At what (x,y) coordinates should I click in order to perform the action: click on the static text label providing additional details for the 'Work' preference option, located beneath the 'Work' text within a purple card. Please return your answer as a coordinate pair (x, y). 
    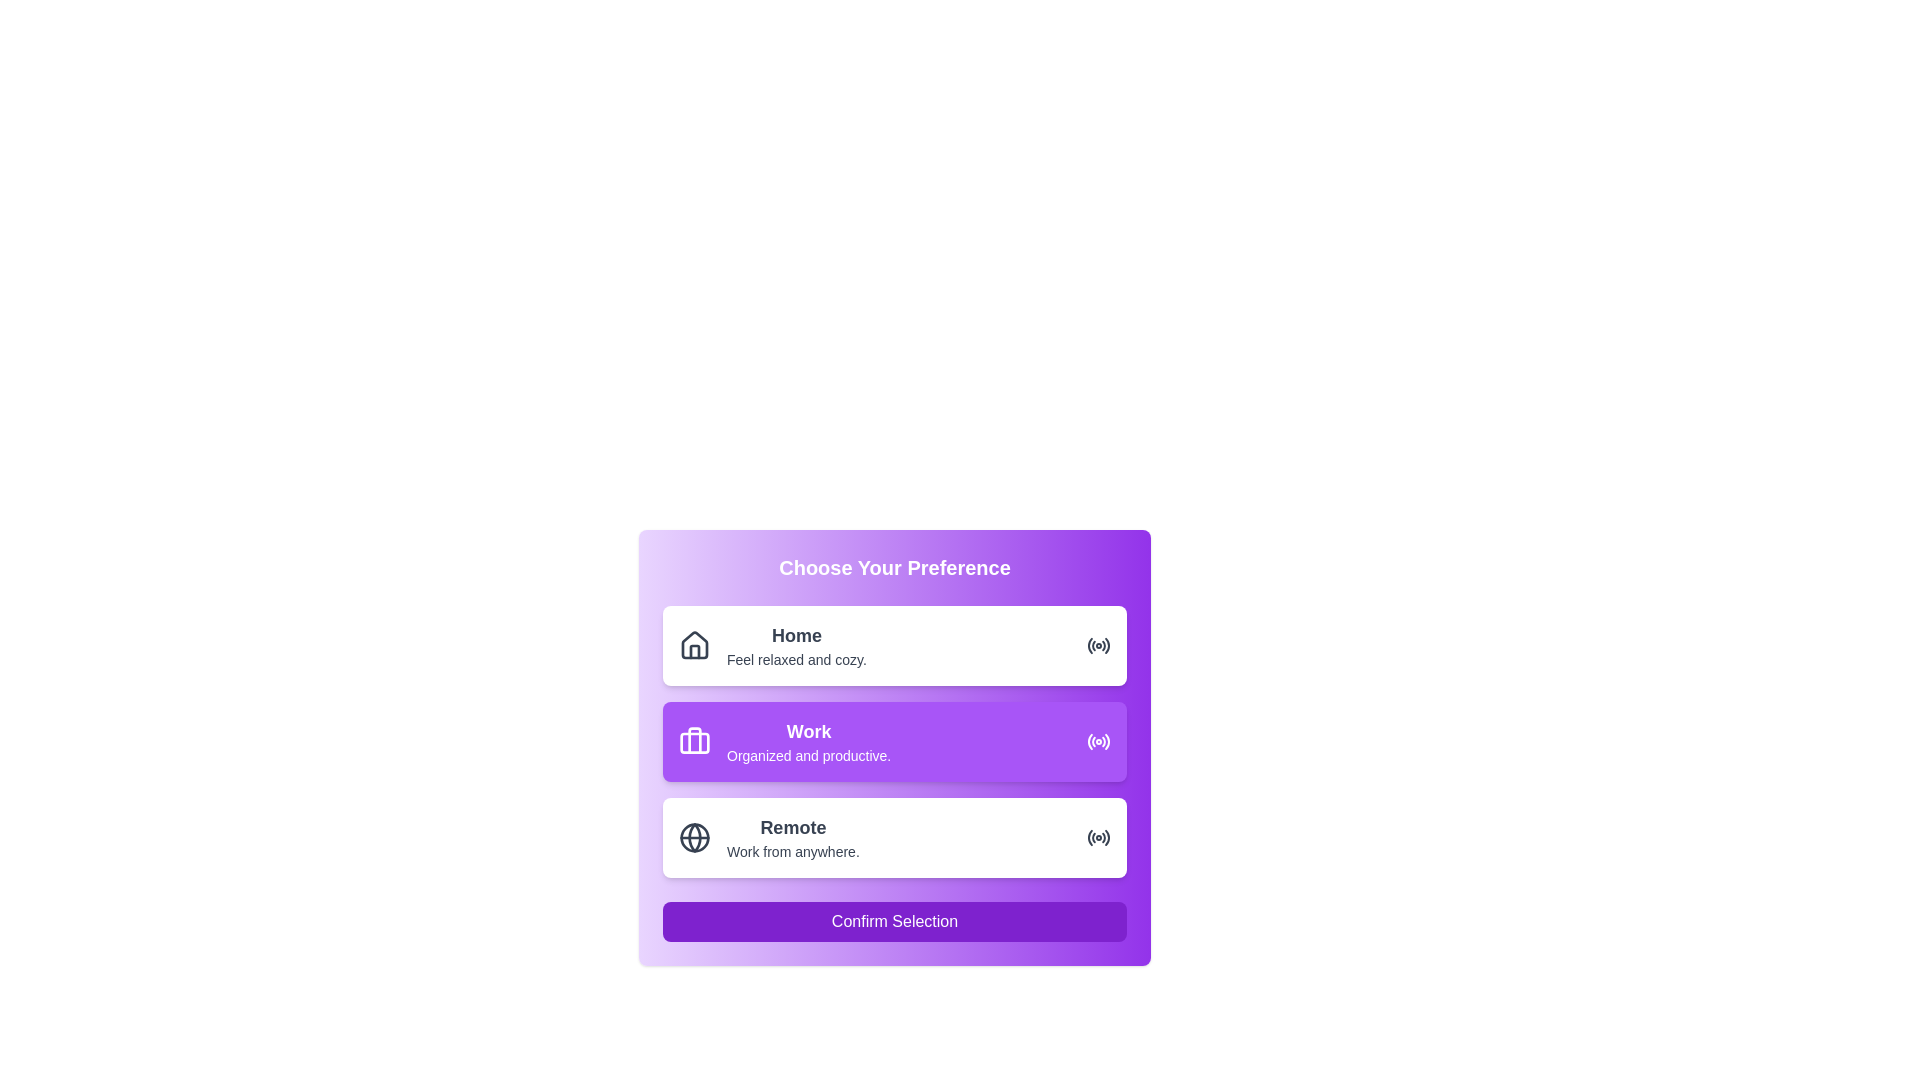
    Looking at the image, I should click on (809, 756).